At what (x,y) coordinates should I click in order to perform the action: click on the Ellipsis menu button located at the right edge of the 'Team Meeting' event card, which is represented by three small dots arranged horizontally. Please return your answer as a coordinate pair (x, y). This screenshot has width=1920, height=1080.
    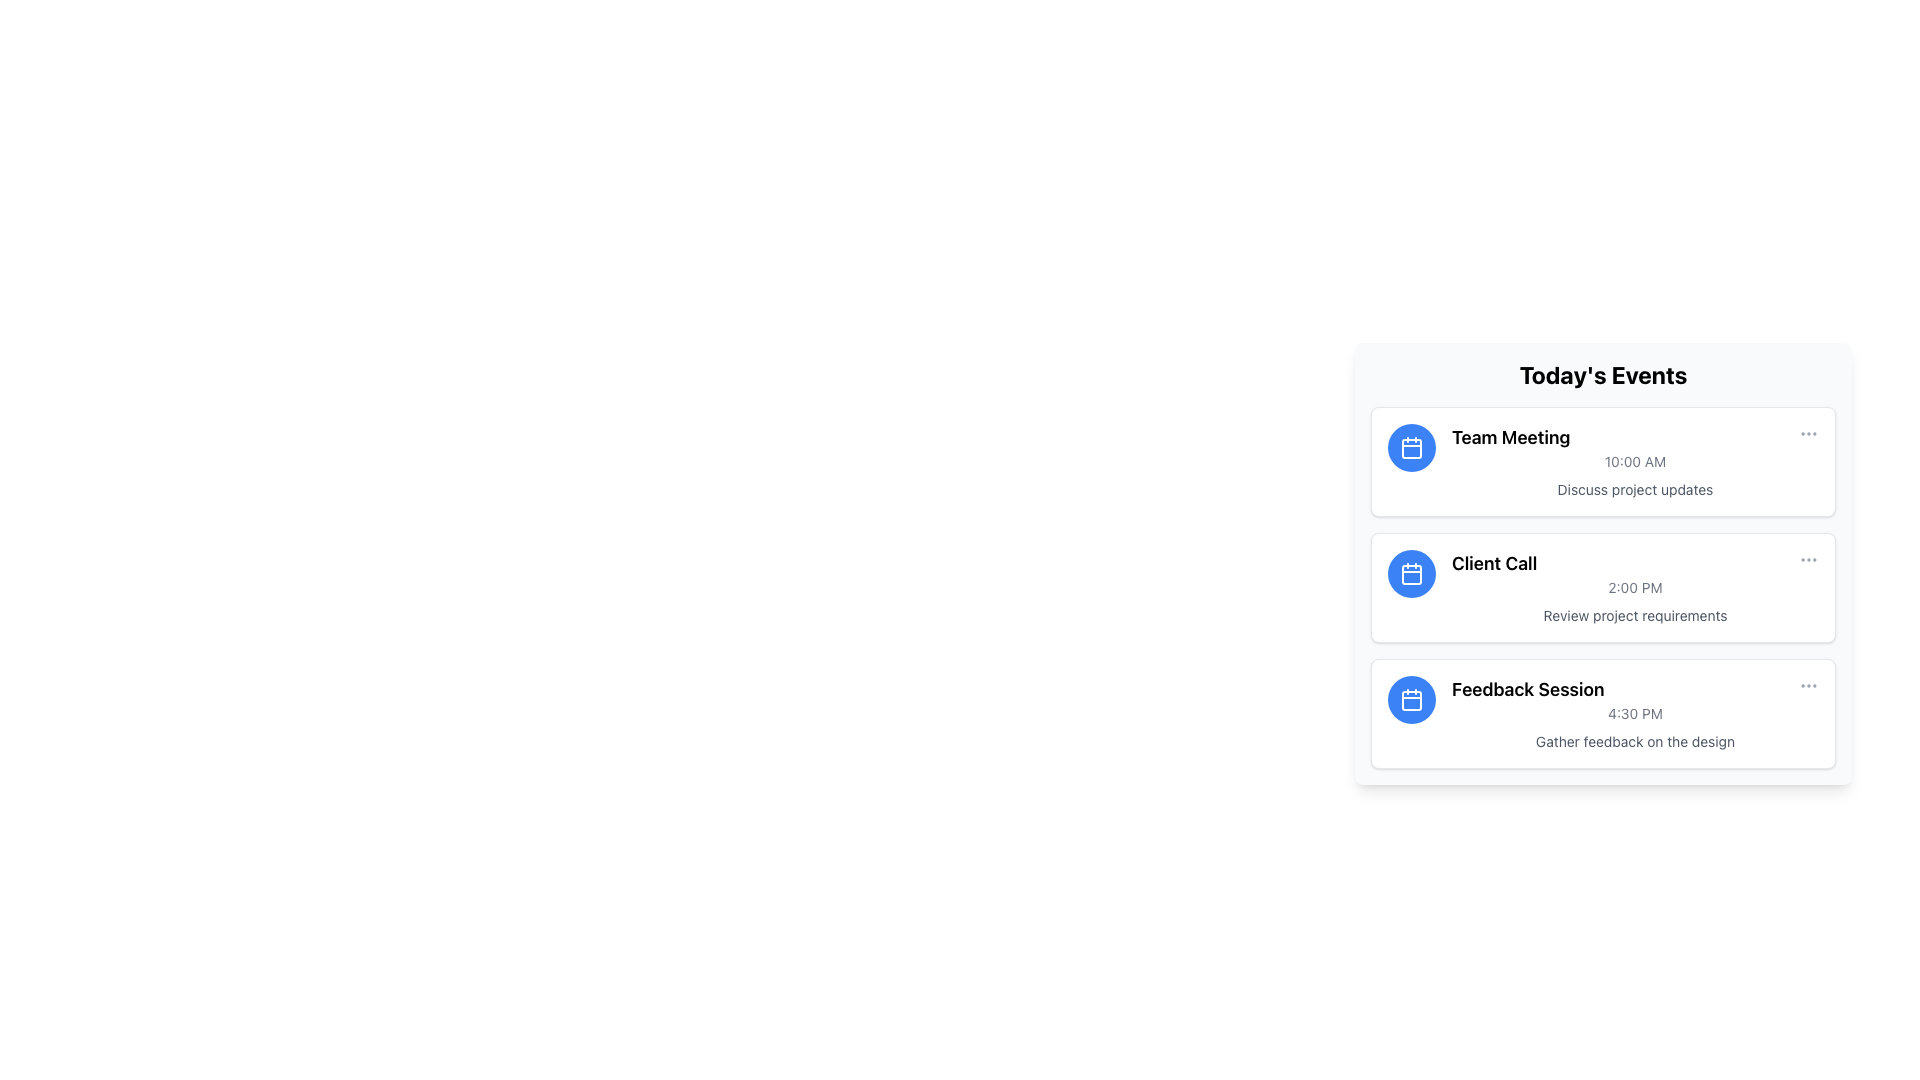
    Looking at the image, I should click on (1809, 433).